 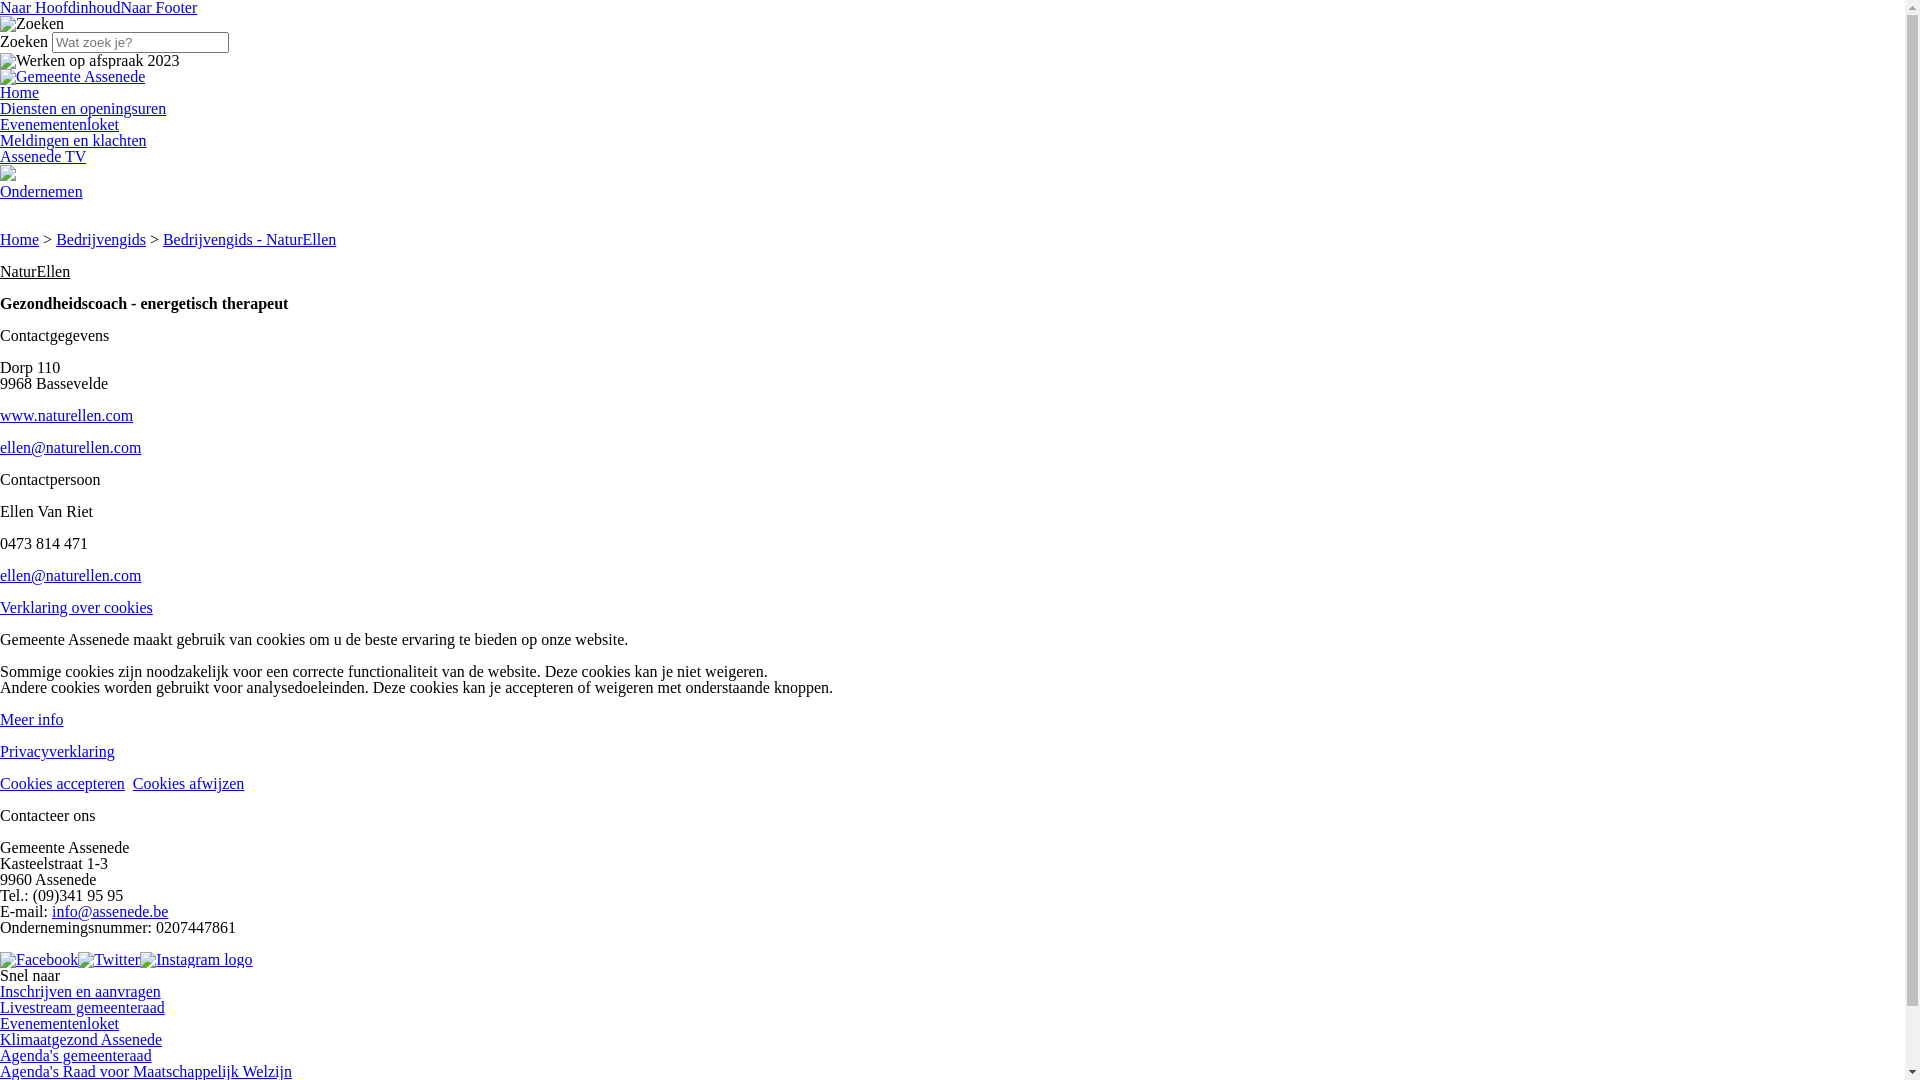 What do you see at coordinates (0, 958) in the screenshot?
I see `'Facebook'` at bounding box center [0, 958].